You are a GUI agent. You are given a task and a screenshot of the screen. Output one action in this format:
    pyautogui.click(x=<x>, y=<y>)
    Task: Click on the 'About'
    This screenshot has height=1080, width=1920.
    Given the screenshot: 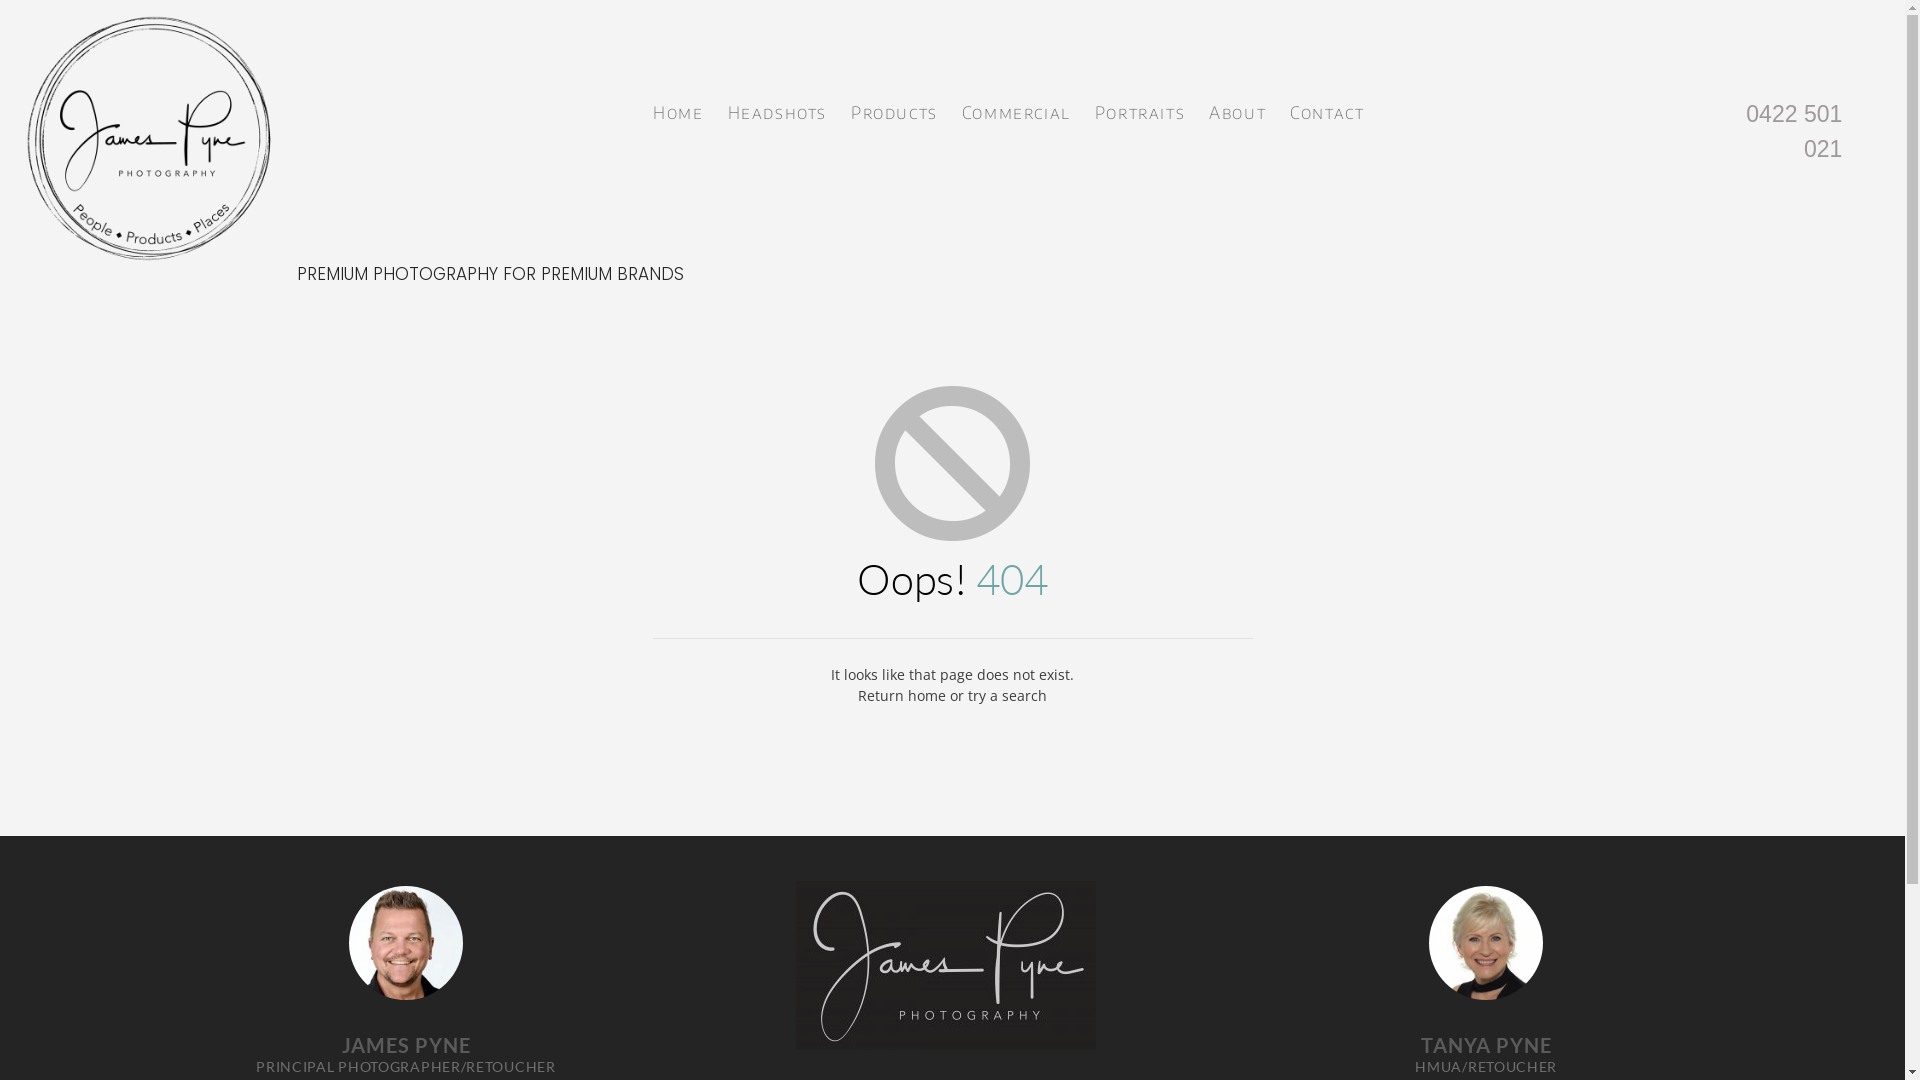 What is the action you would take?
    pyautogui.click(x=1236, y=108)
    